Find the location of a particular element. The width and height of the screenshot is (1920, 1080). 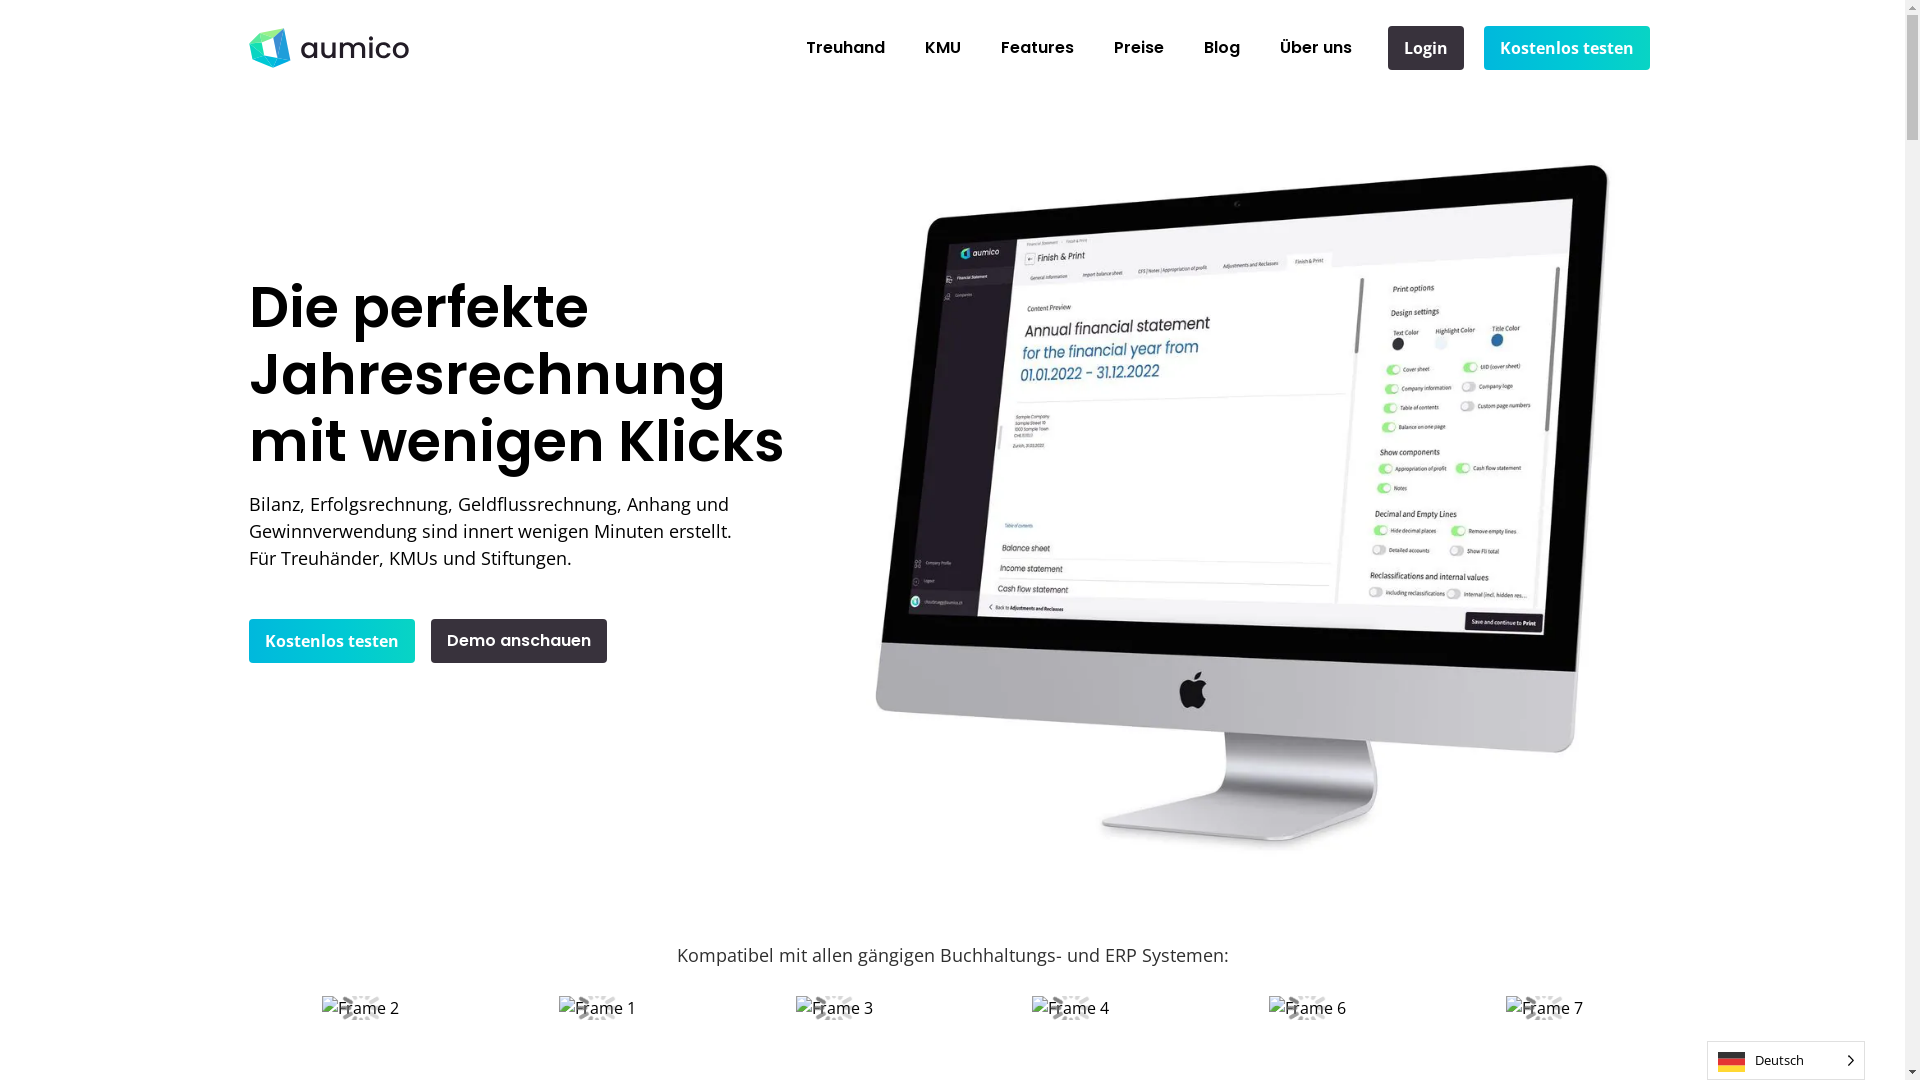

'Demo anschauen' is located at coordinates (518, 640).